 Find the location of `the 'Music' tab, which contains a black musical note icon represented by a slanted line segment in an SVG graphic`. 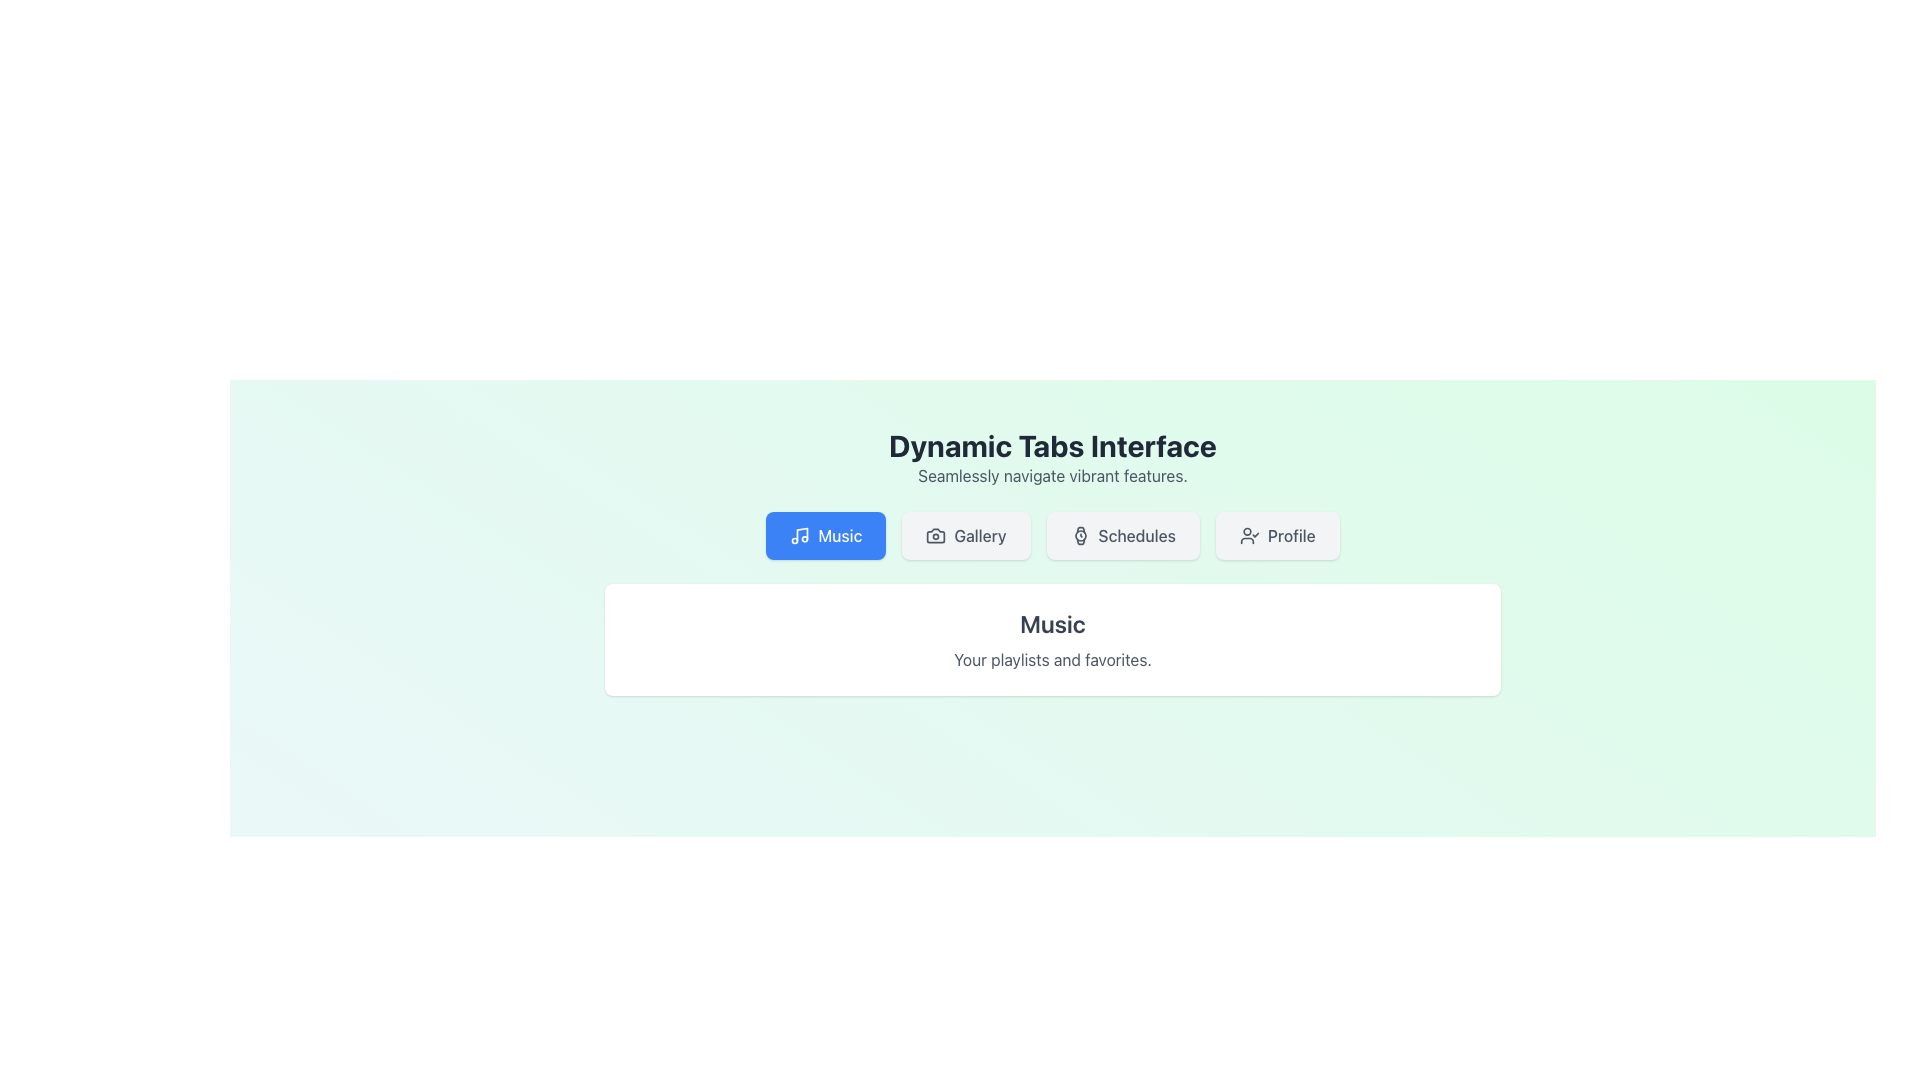

the 'Music' tab, which contains a black musical note icon represented by a slanted line segment in an SVG graphic is located at coordinates (802, 533).